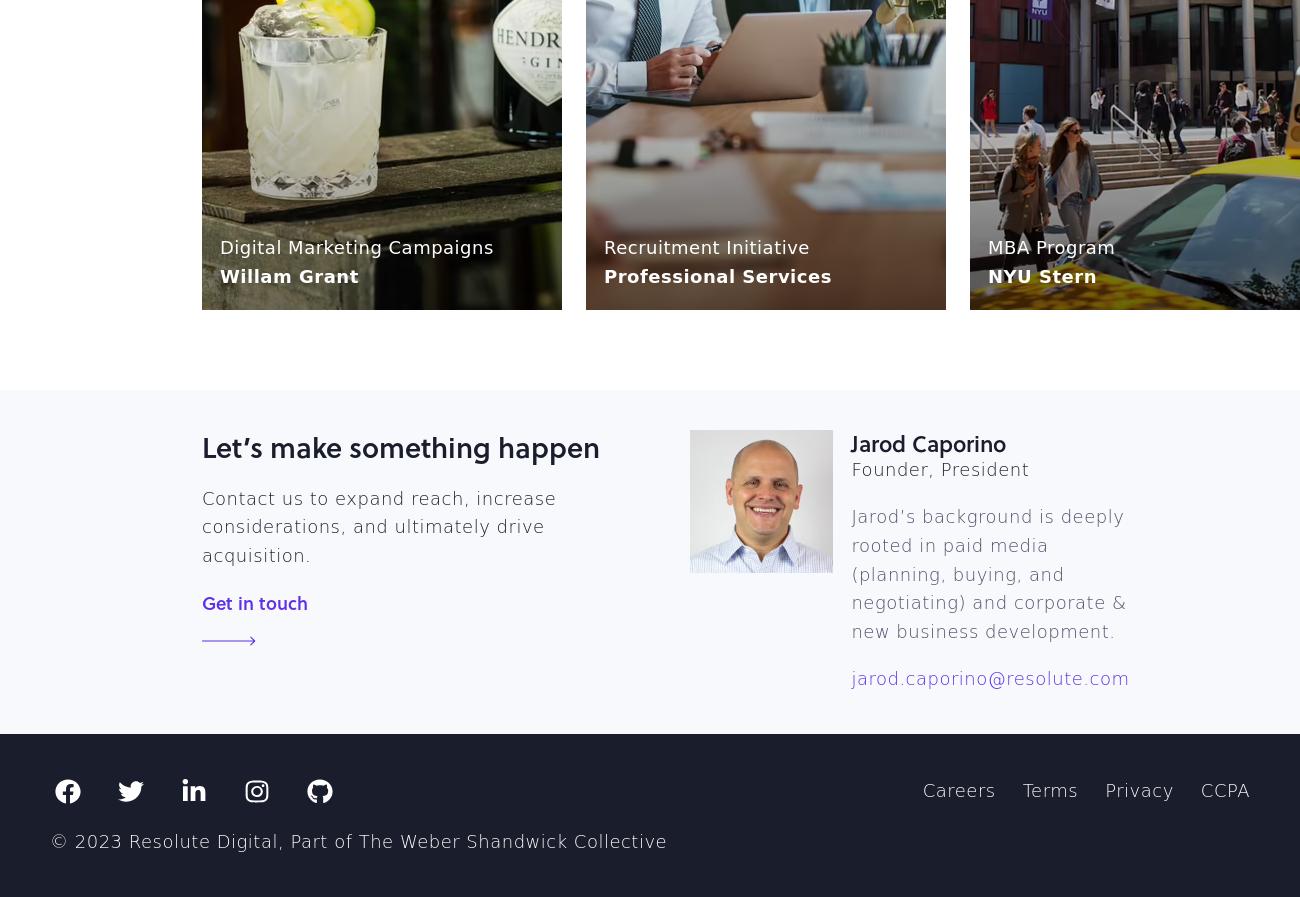 This screenshot has height=897, width=1300. I want to click on 'jarod.caporino@resolute.com', so click(850, 678).